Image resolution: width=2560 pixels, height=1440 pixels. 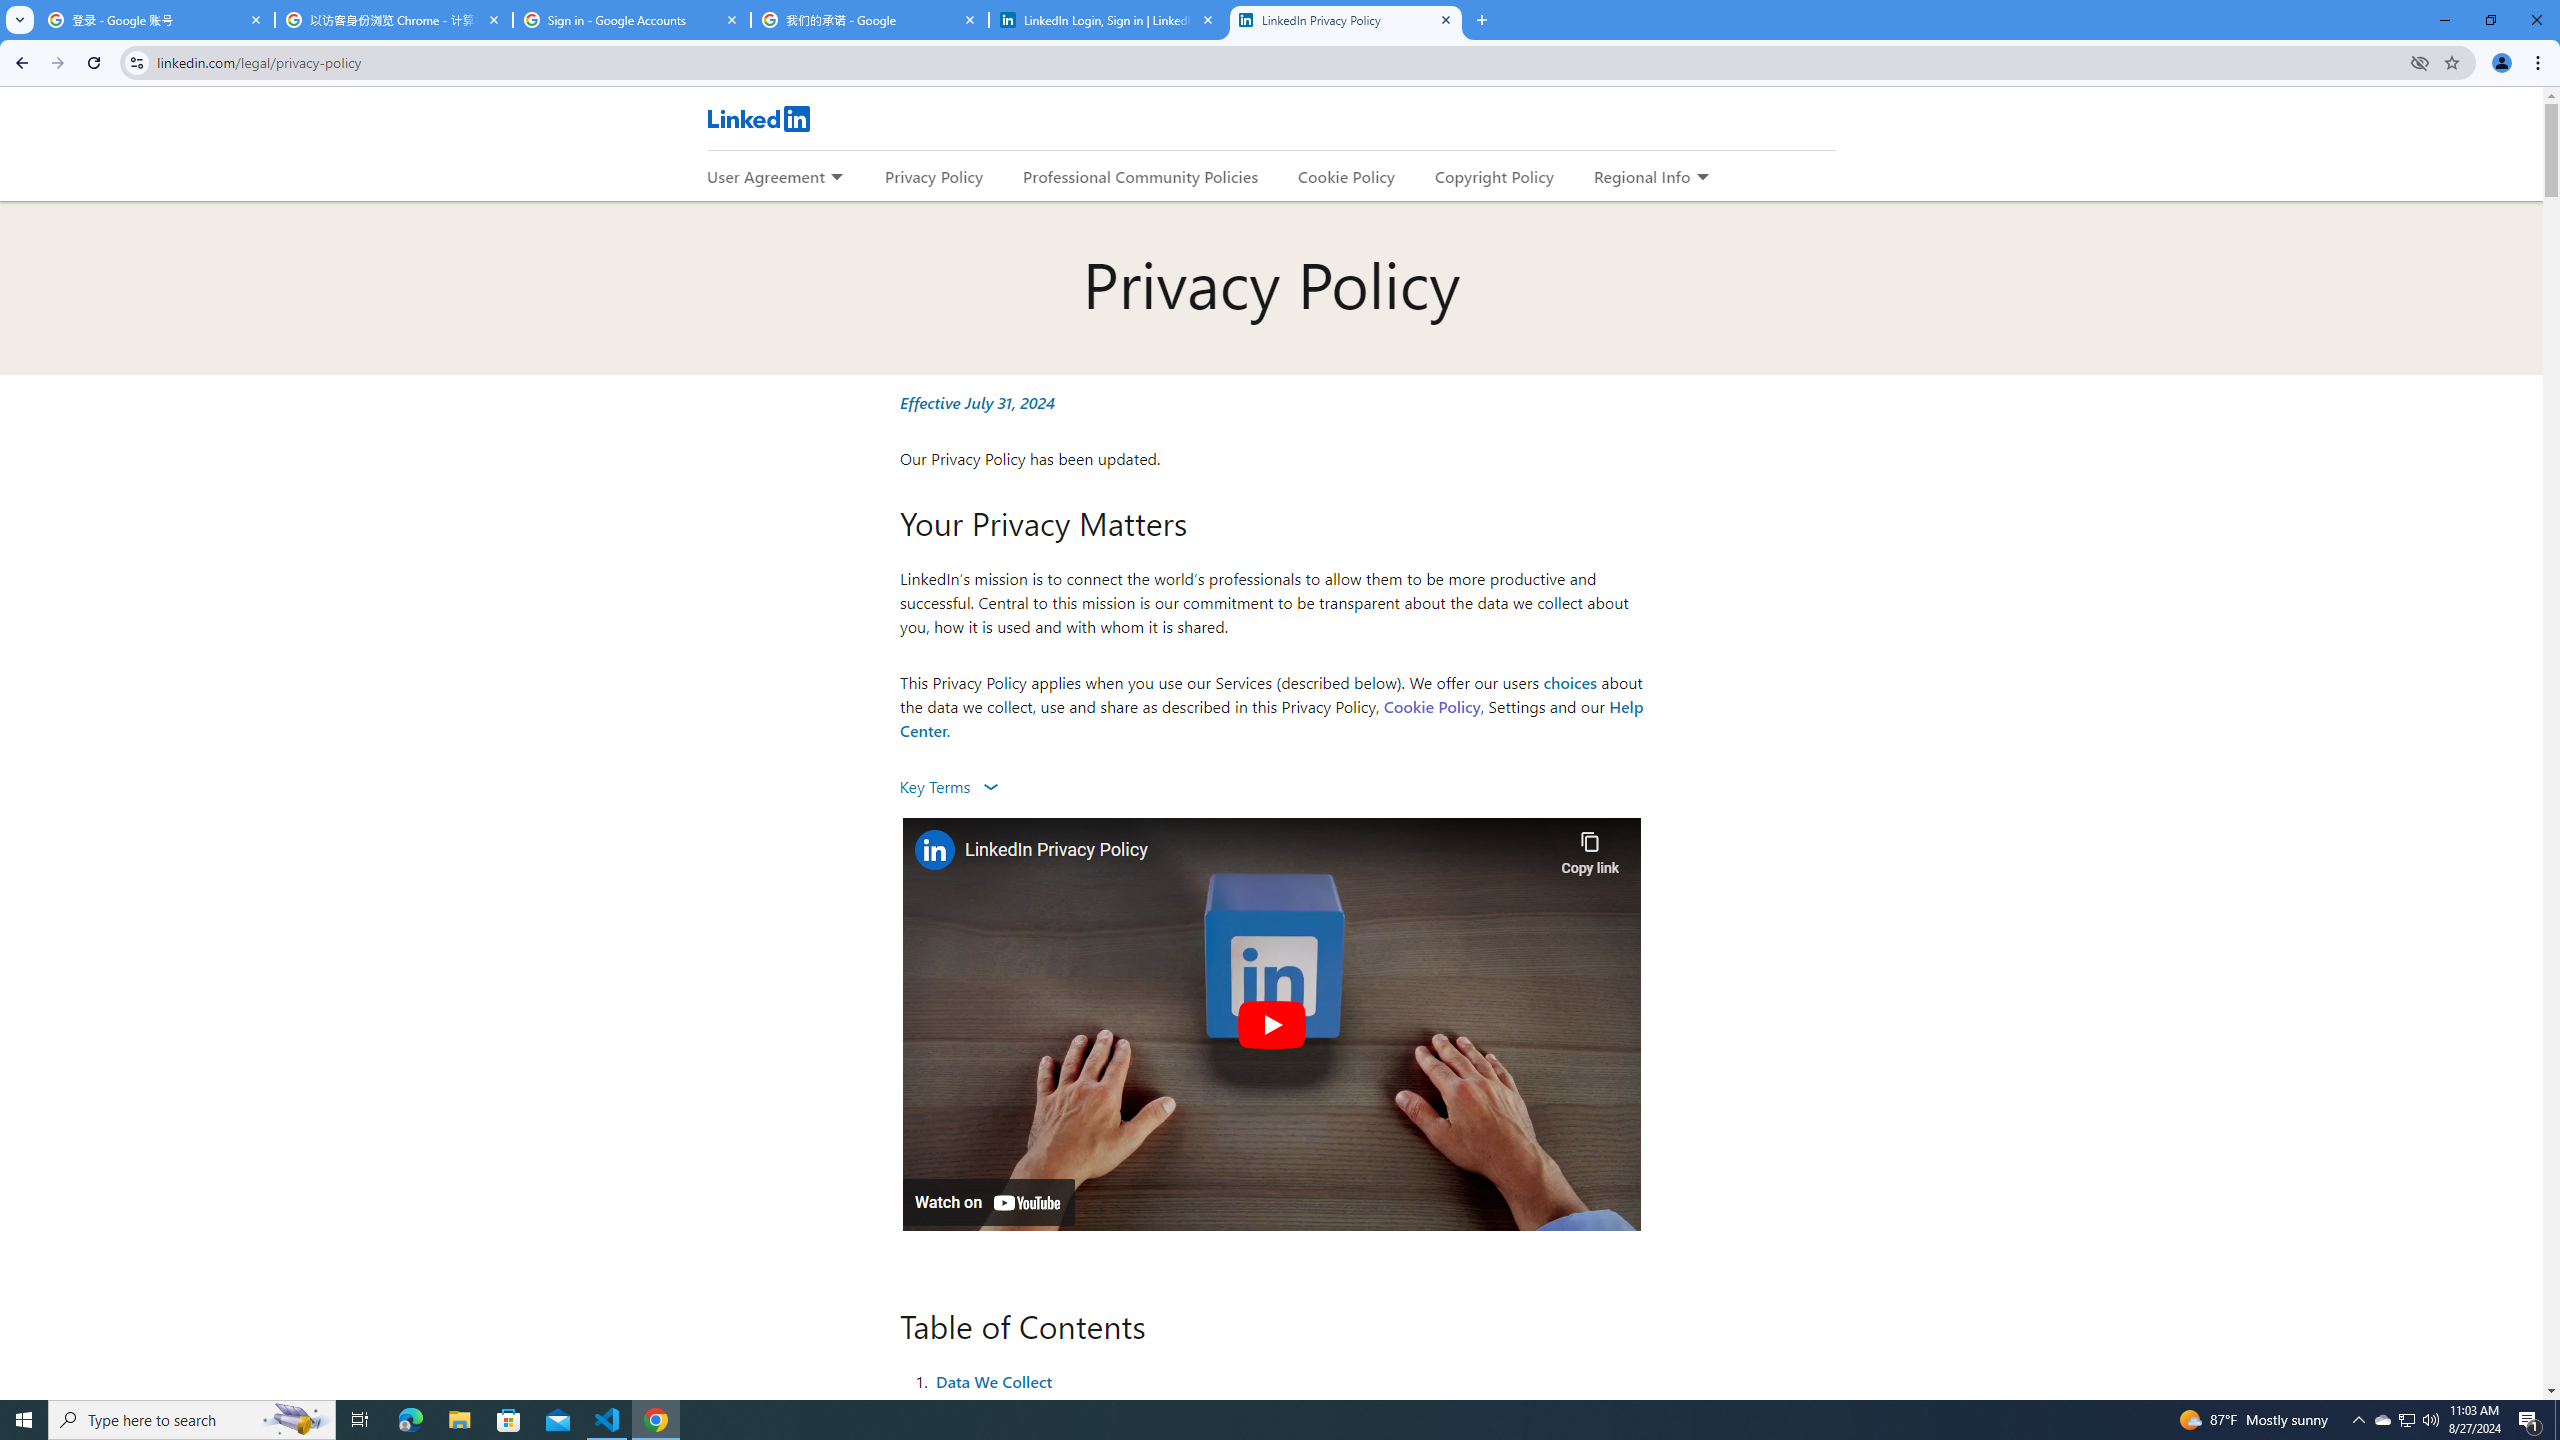 I want to click on 'Regional Info', so click(x=1642, y=176).